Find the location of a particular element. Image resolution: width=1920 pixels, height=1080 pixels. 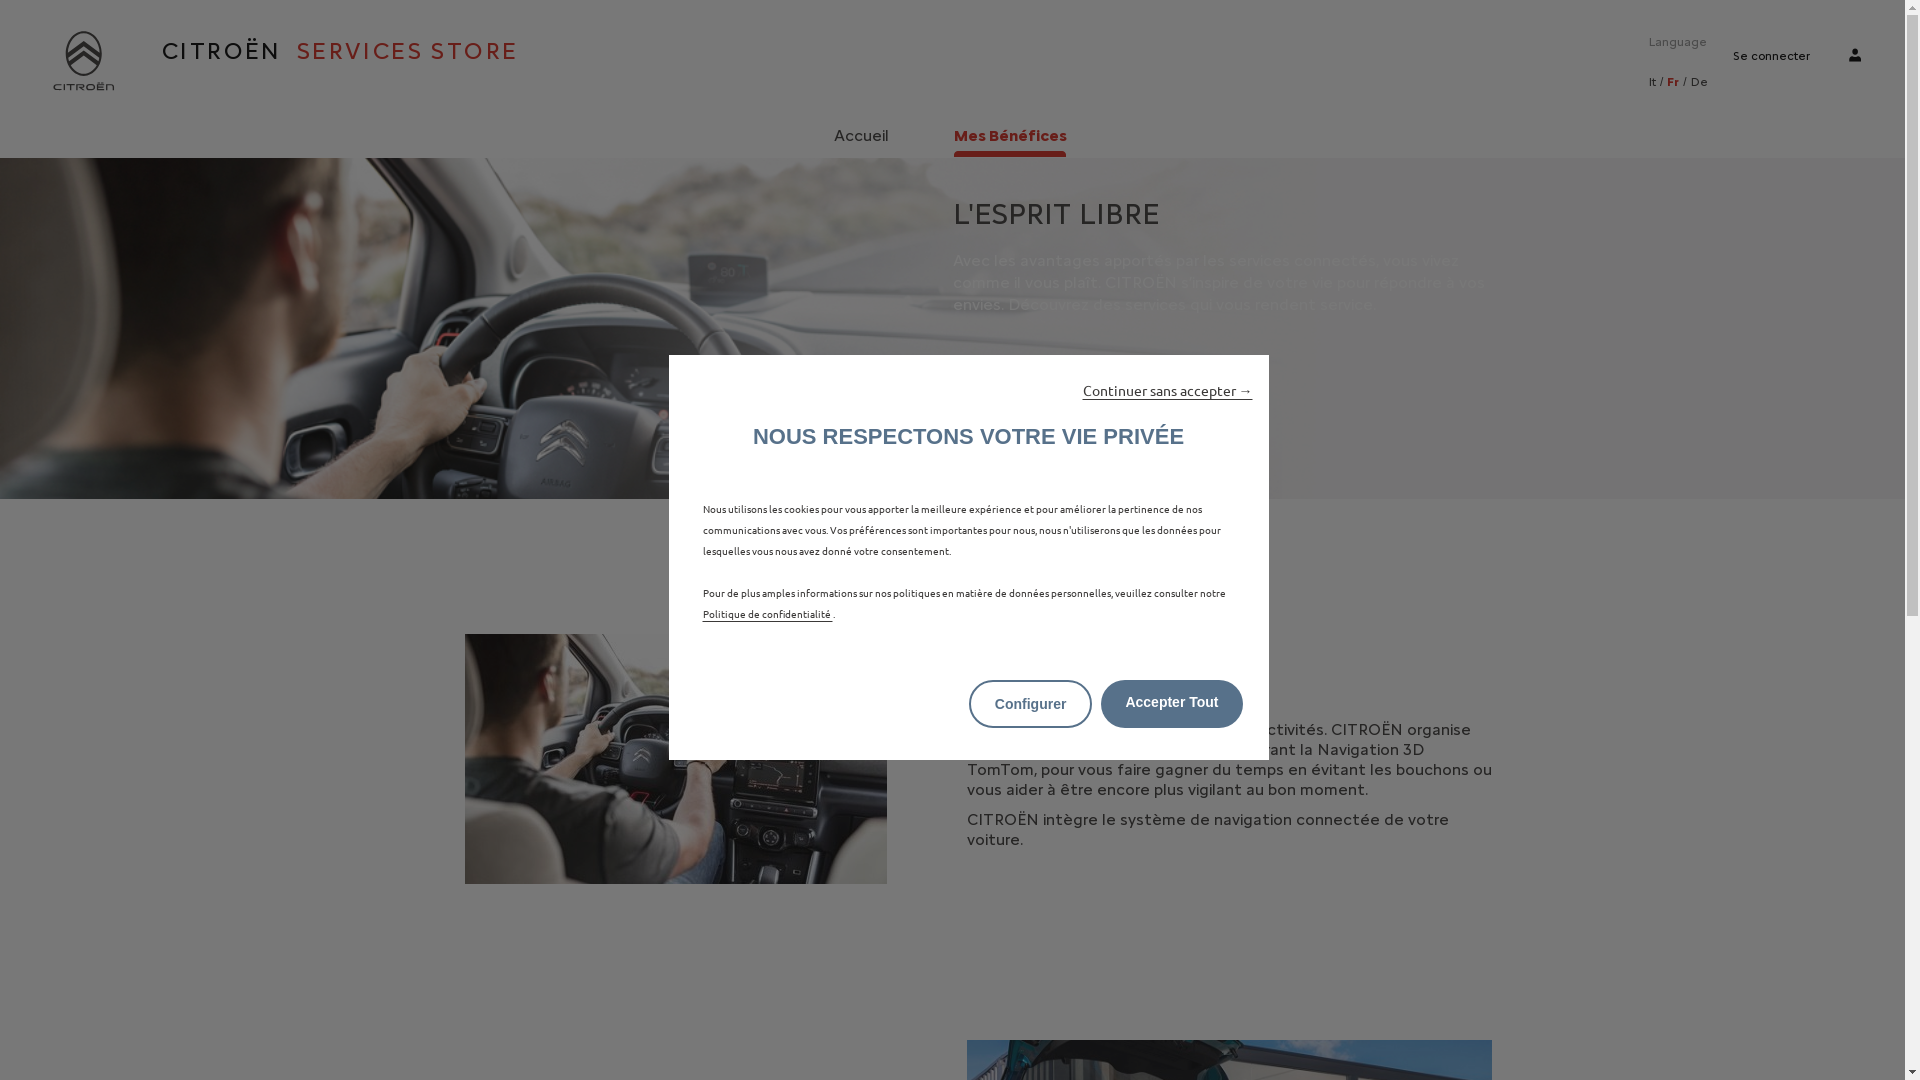

'Configurer' is located at coordinates (969, 703).